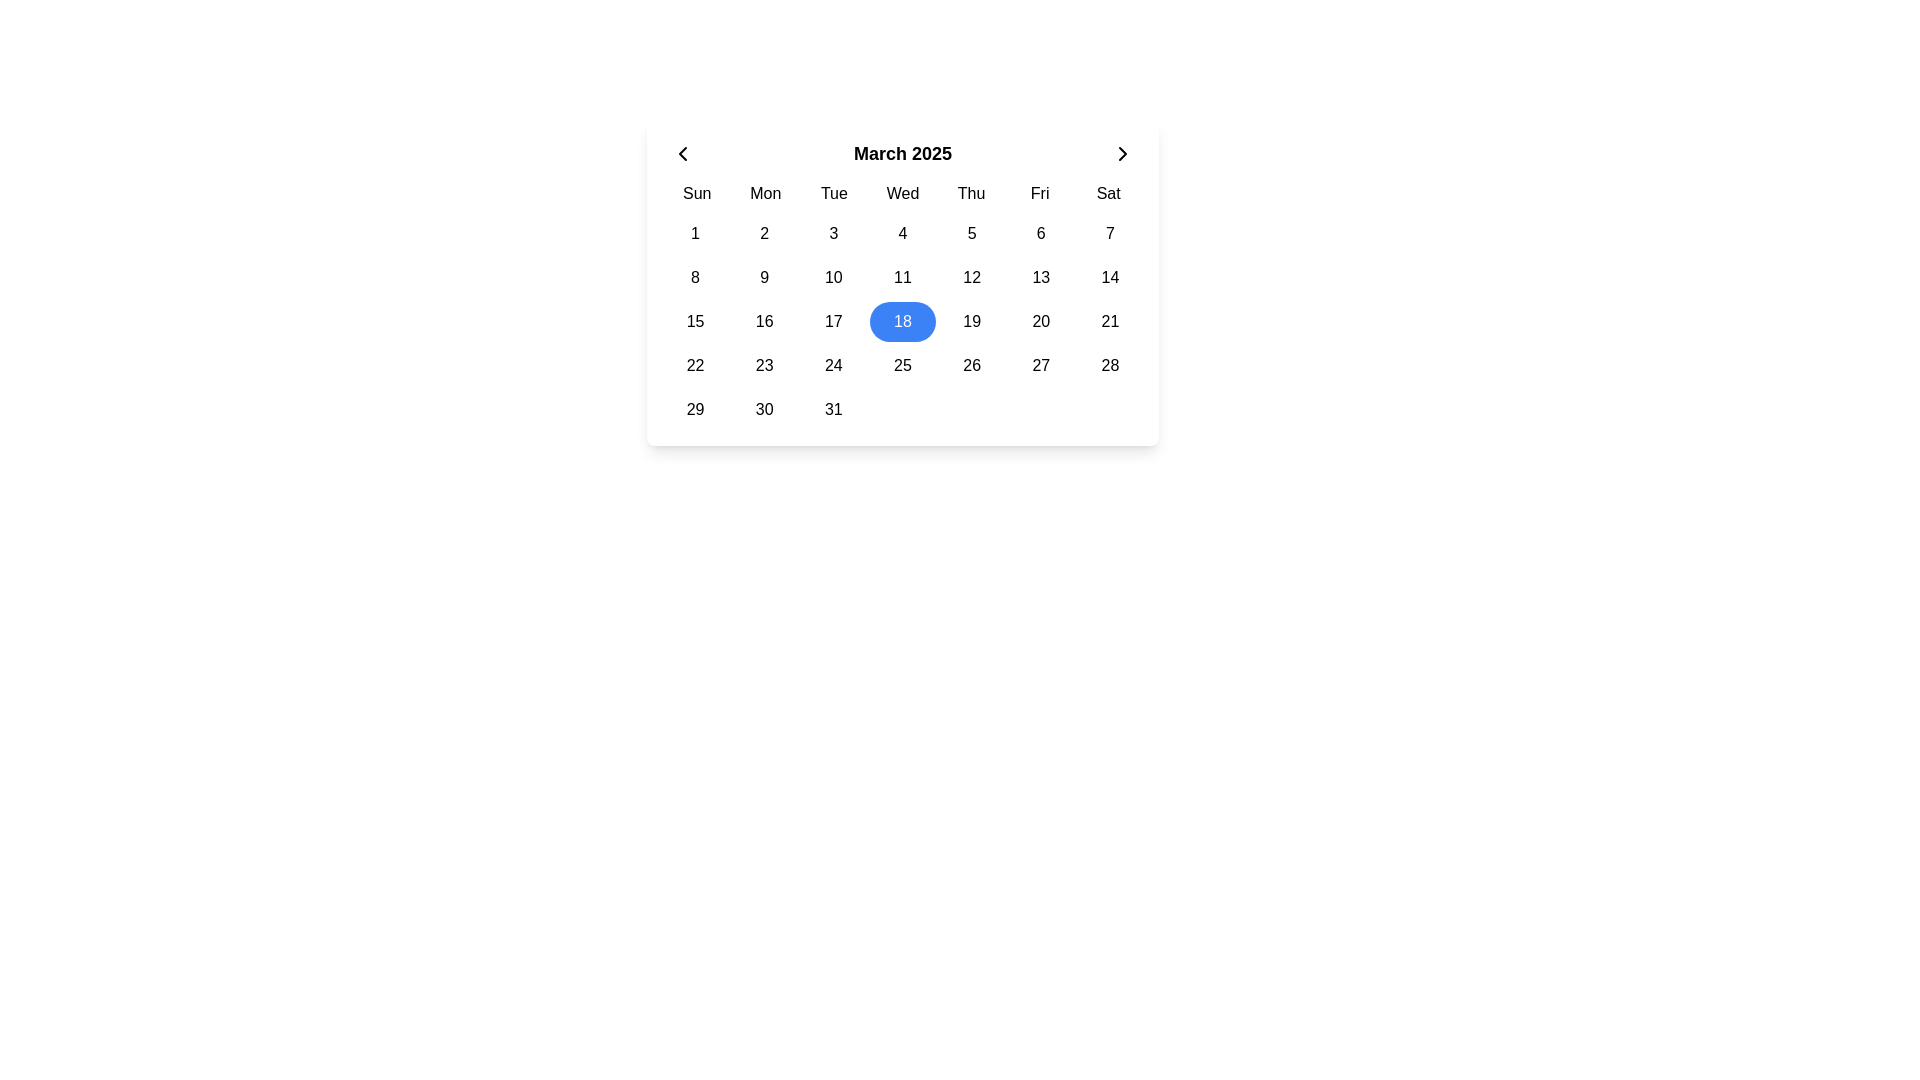 The height and width of the screenshot is (1080, 1920). Describe the element at coordinates (1040, 193) in the screenshot. I see `the static text label displaying 'Fri', which is the sixth element in a grid of week names at the top of the calendar interface` at that location.